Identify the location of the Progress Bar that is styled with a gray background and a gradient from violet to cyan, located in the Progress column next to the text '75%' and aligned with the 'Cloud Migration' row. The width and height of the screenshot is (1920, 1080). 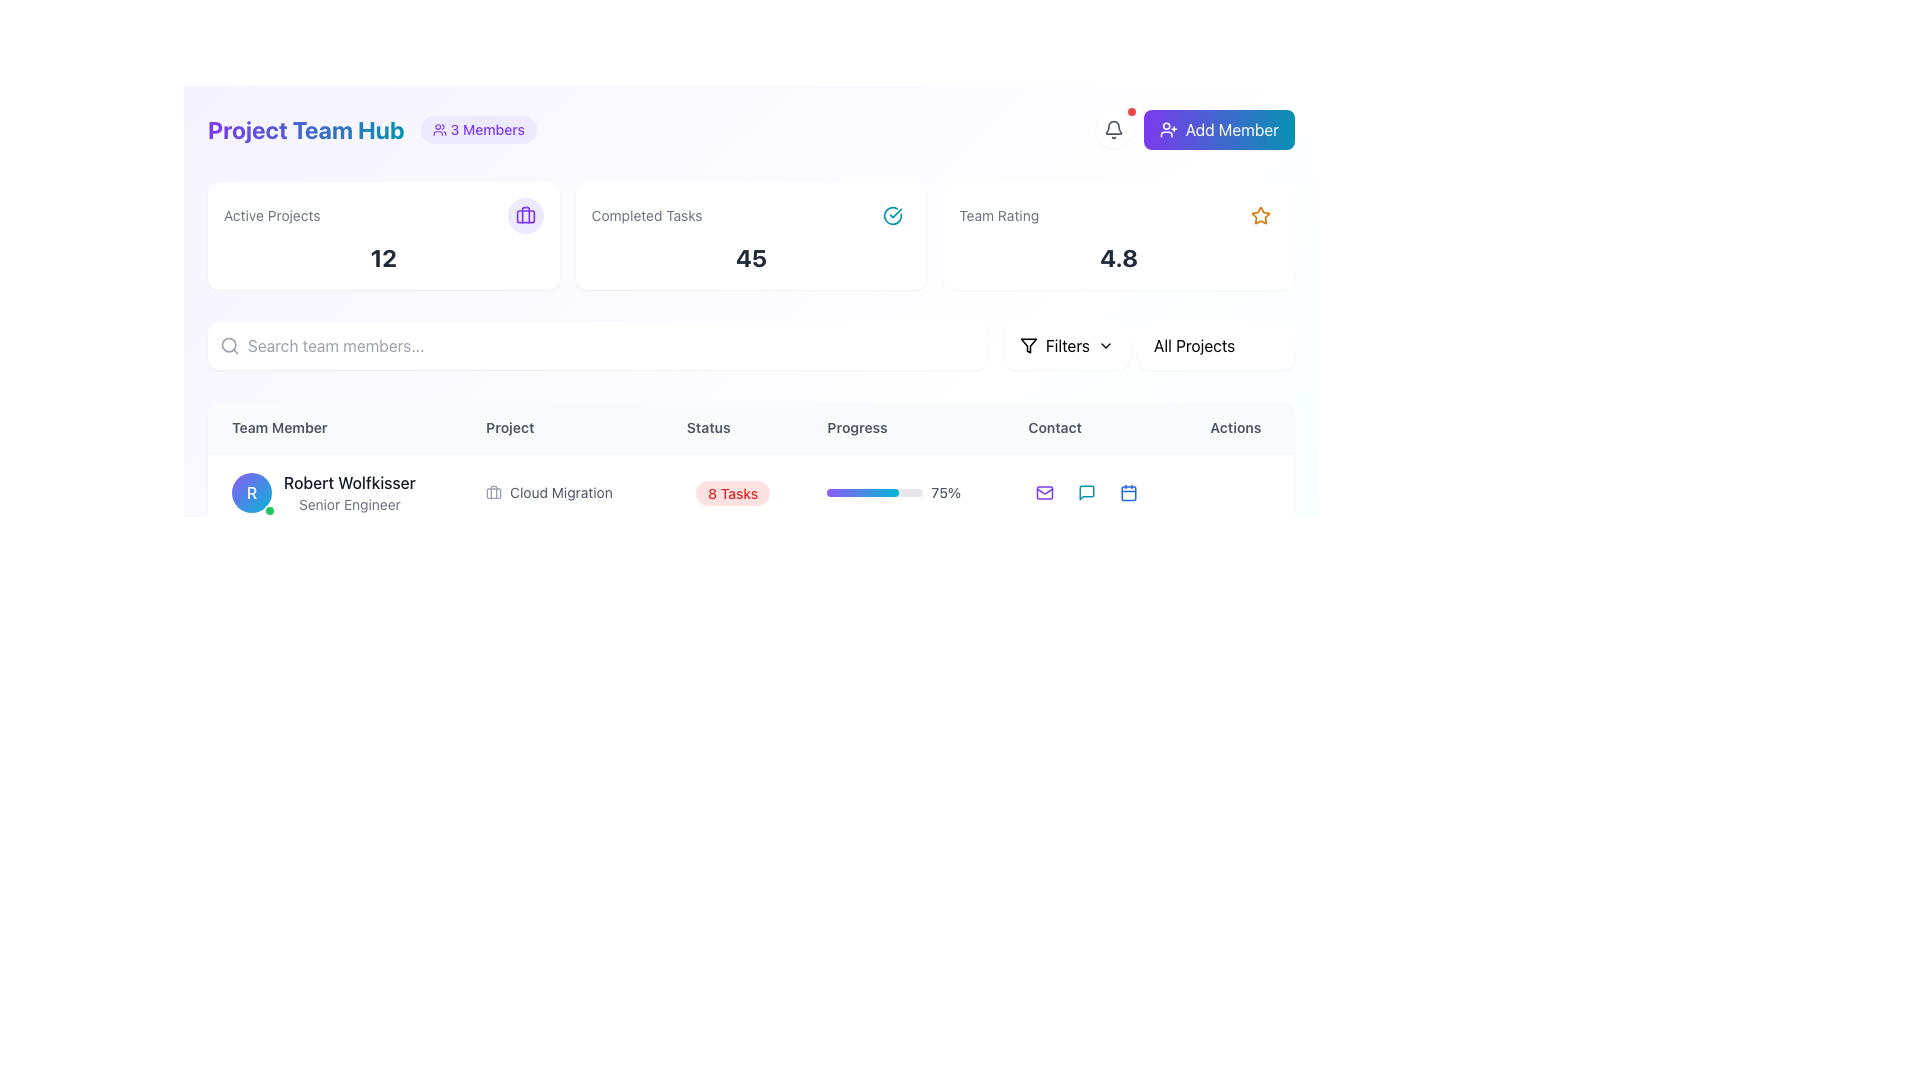
(875, 493).